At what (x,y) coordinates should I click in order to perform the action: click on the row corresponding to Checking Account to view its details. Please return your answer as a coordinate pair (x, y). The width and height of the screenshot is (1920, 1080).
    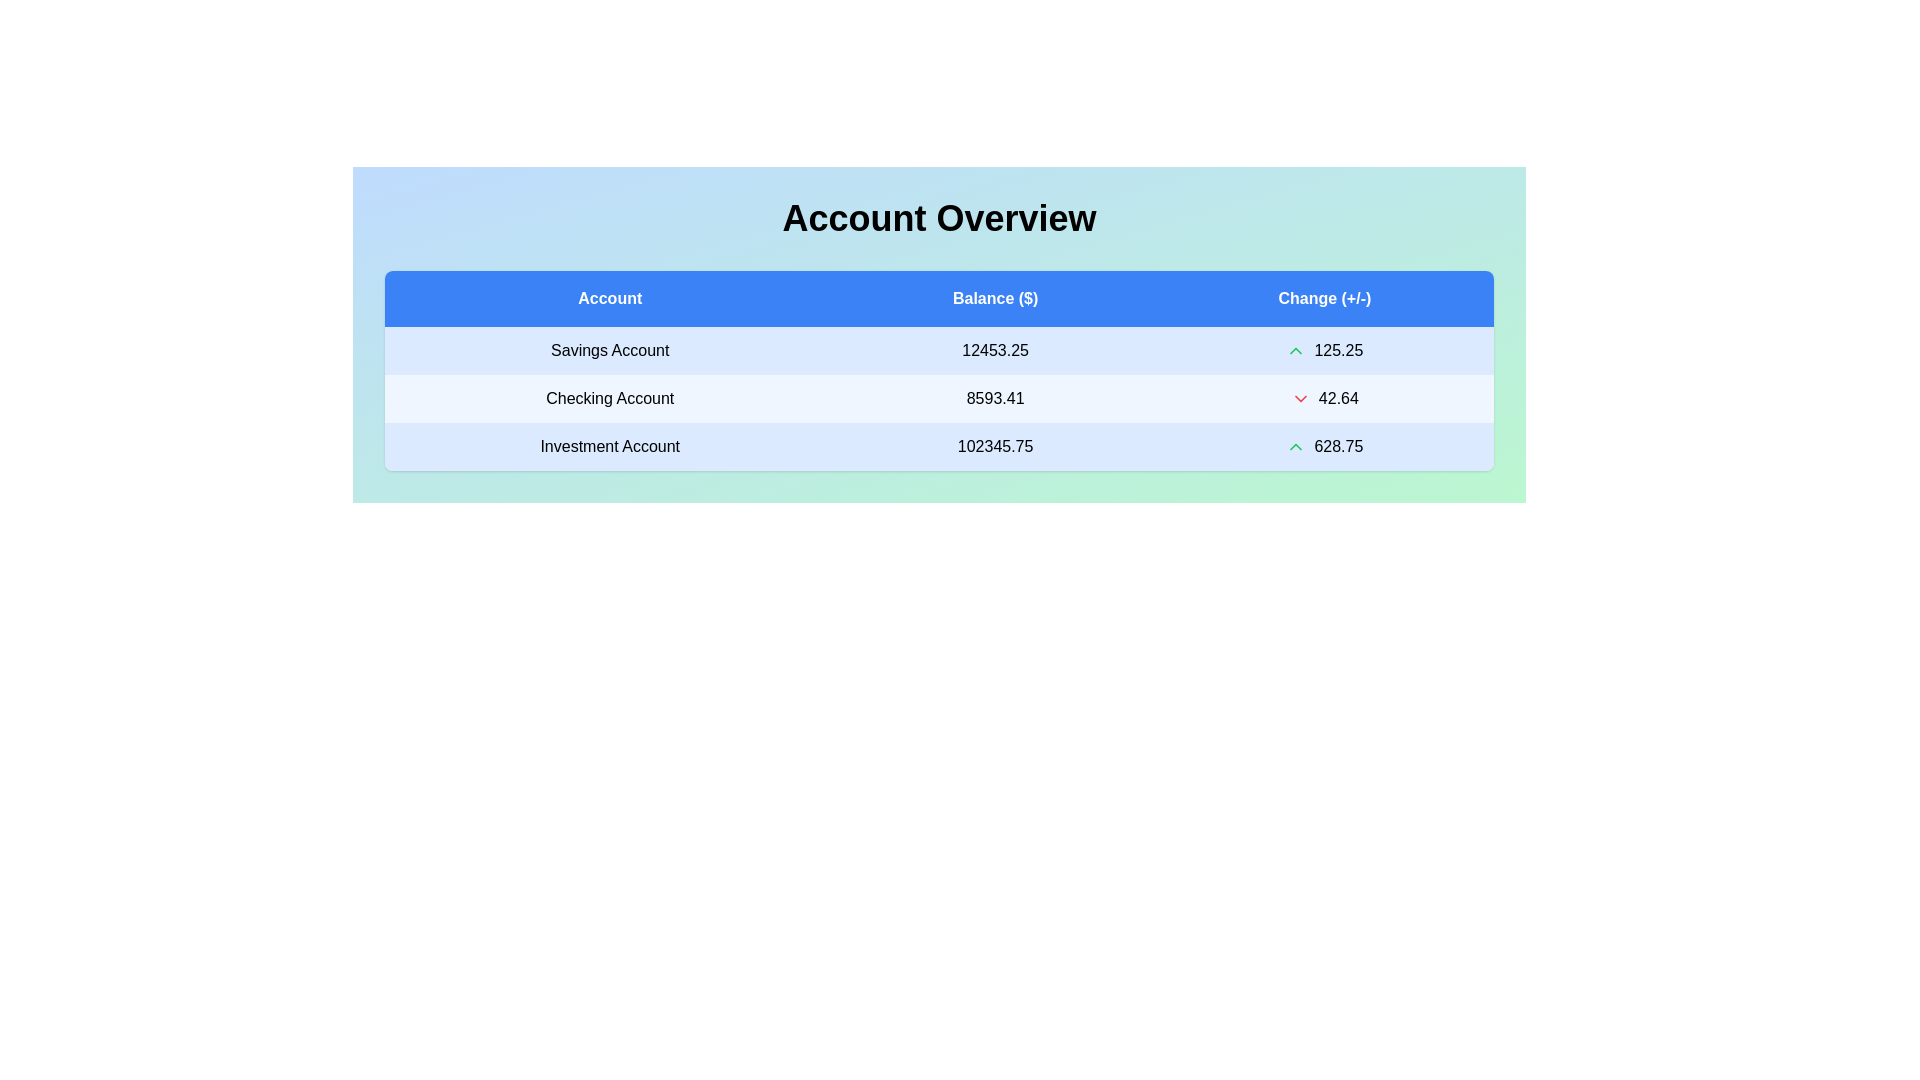
    Looking at the image, I should click on (609, 398).